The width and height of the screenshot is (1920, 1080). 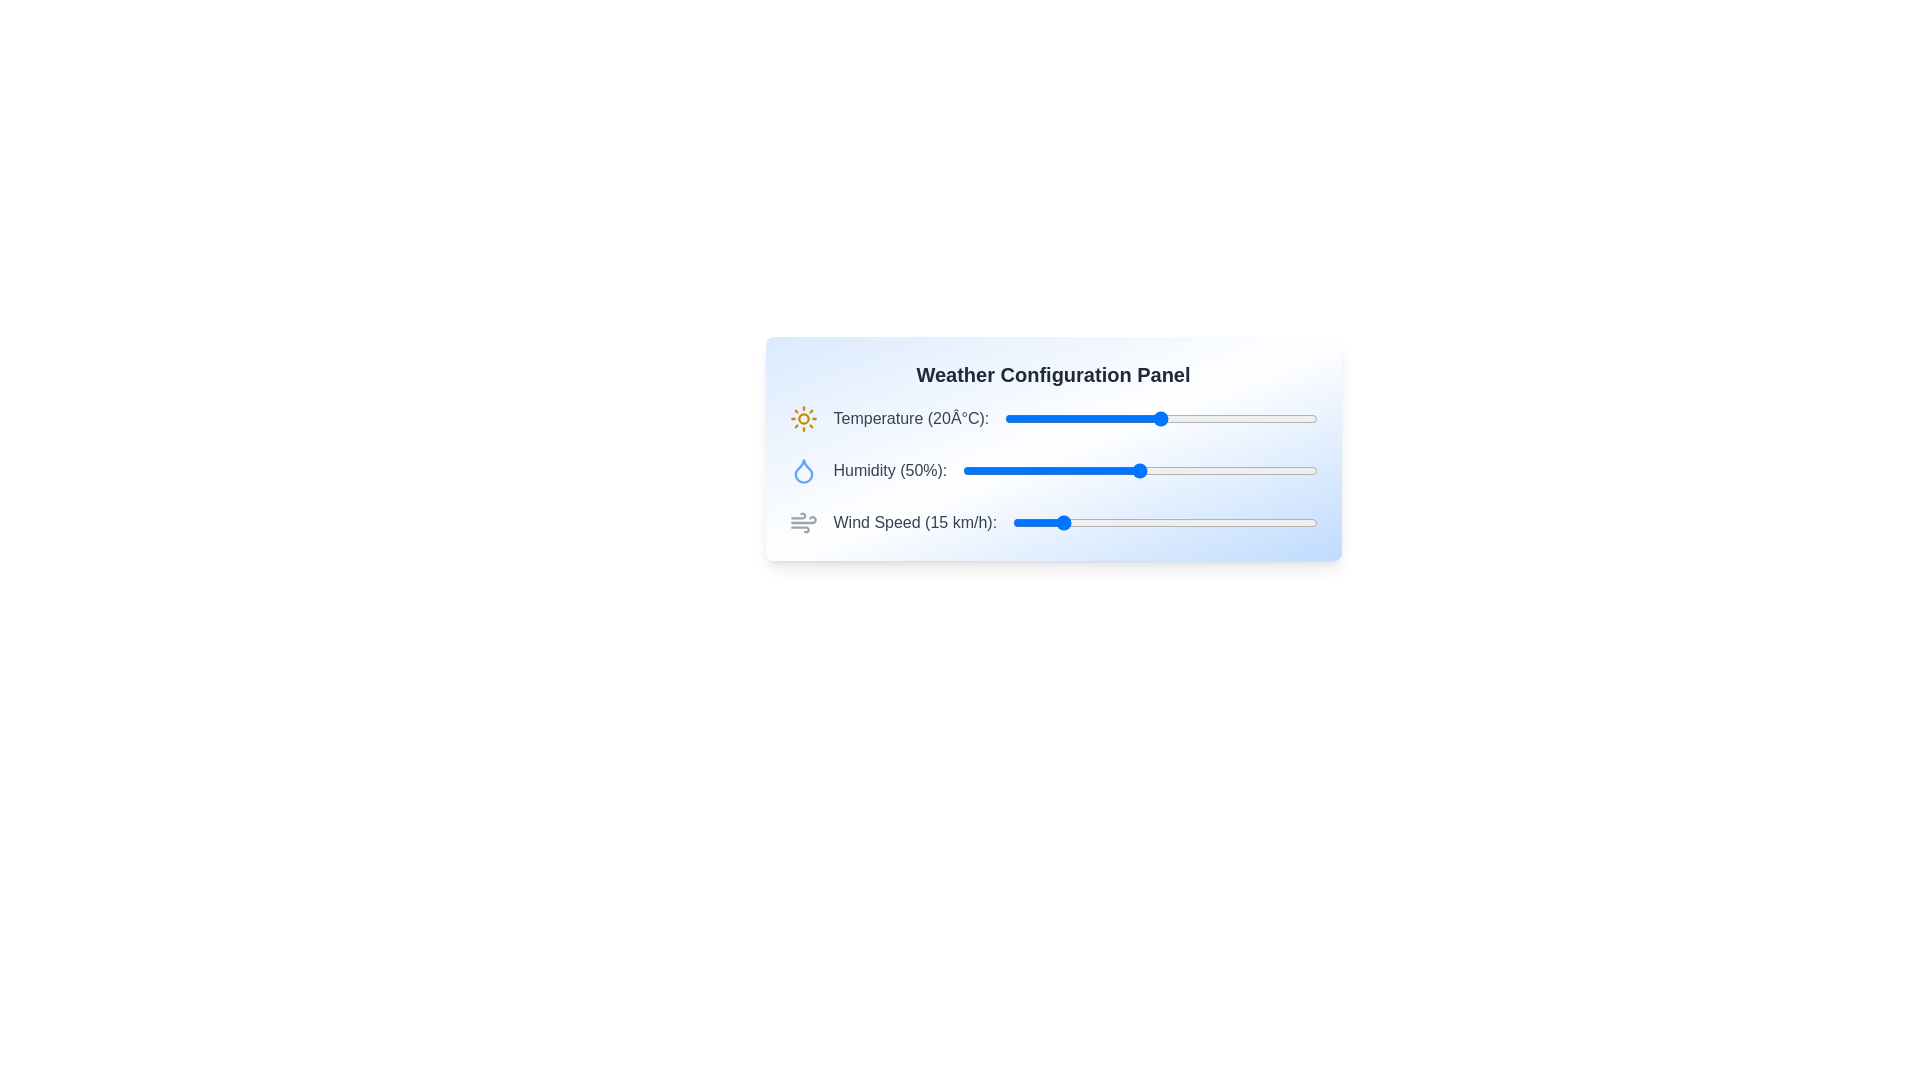 What do you see at coordinates (803, 522) in the screenshot?
I see `the wind icon for visual inspection` at bounding box center [803, 522].